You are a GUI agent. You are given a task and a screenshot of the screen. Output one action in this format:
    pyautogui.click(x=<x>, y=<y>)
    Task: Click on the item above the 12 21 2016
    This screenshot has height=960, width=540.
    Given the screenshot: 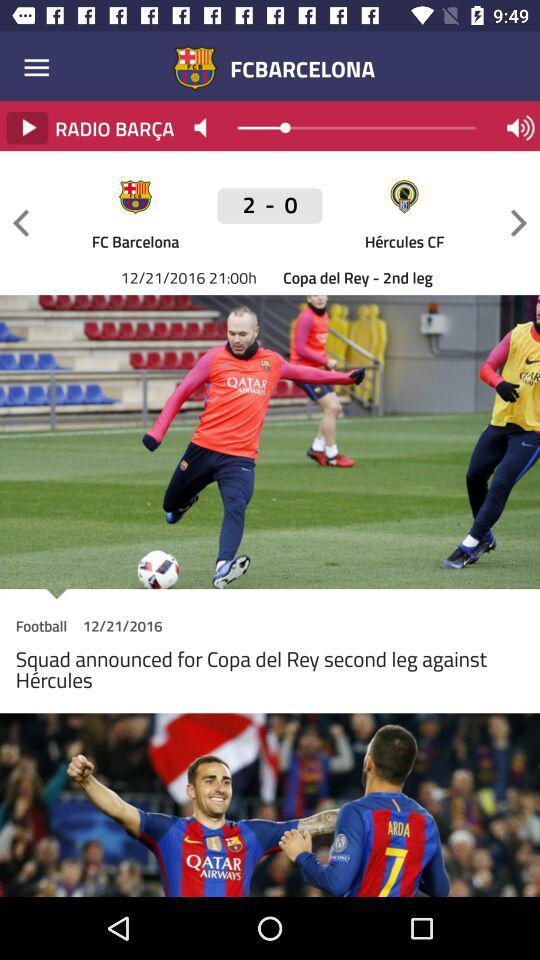 What is the action you would take?
    pyautogui.click(x=20, y=223)
    